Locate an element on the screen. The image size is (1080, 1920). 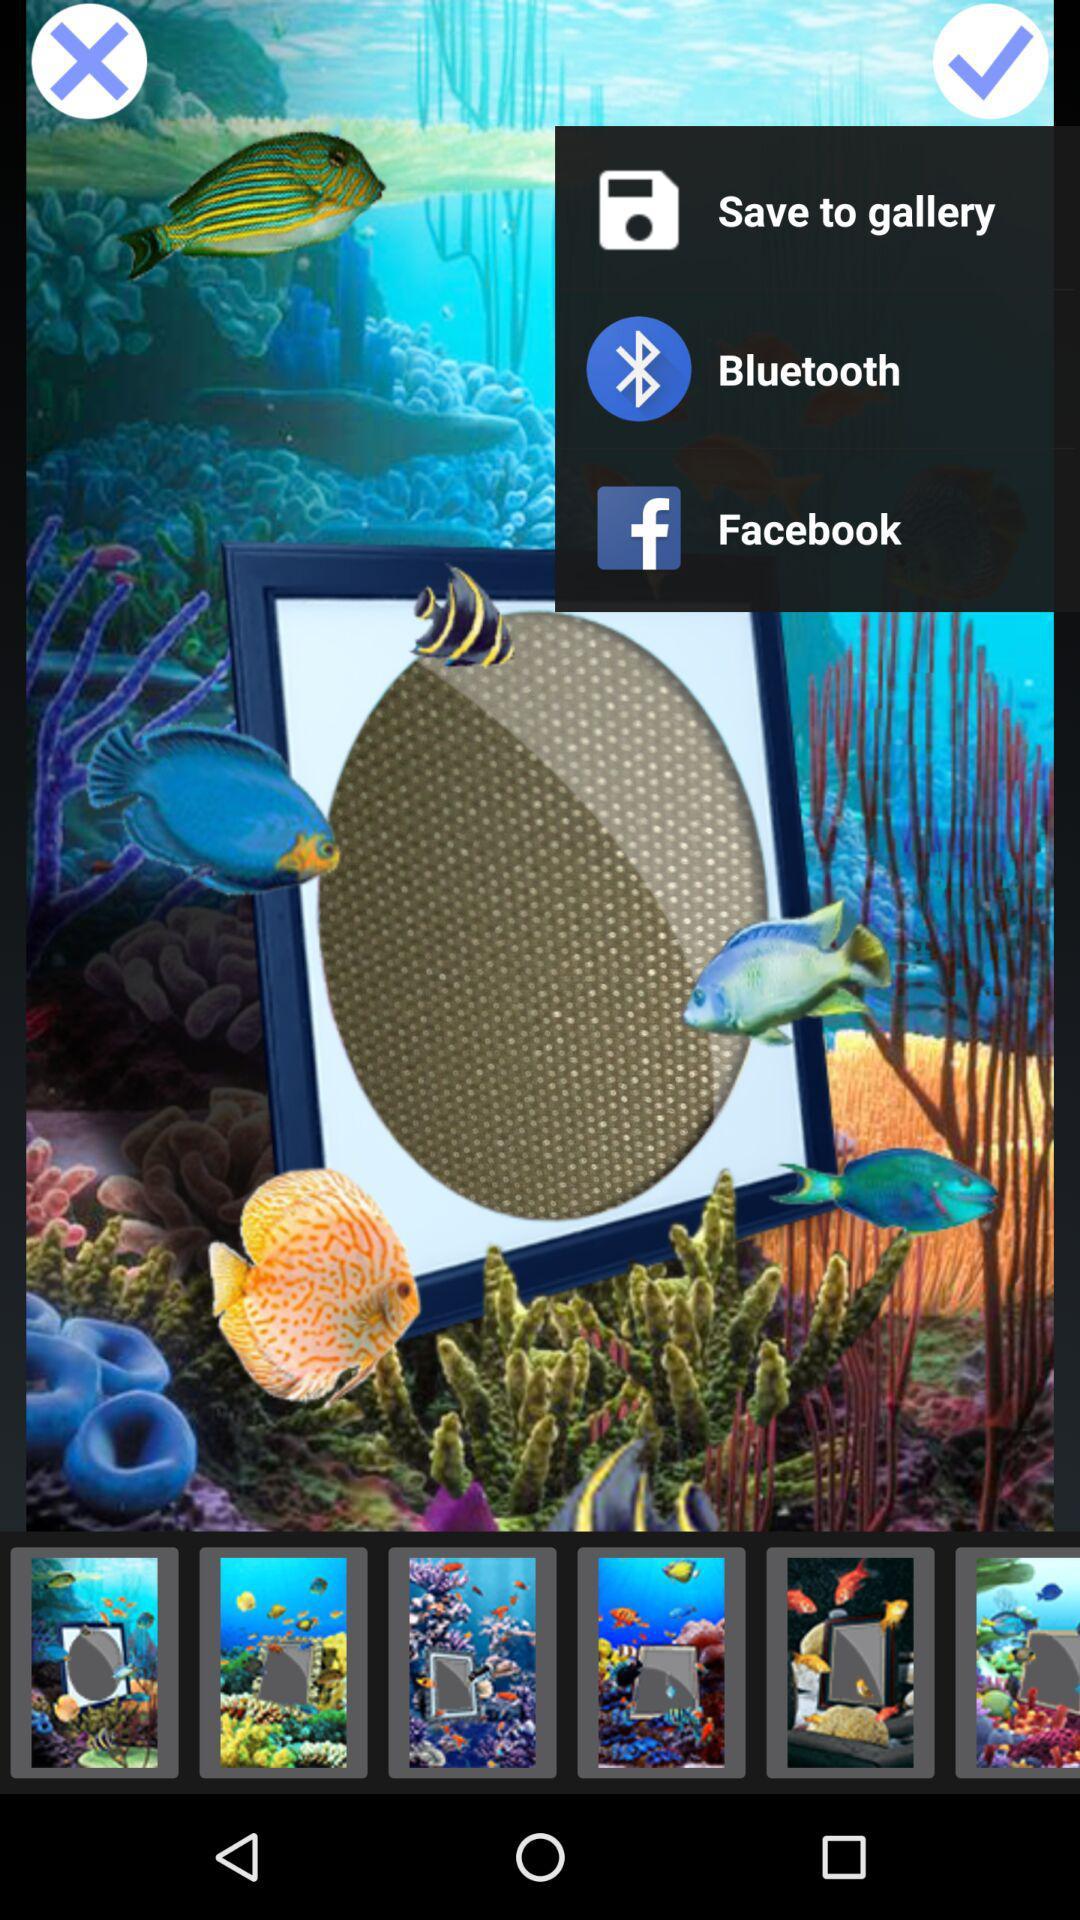
choose selection is located at coordinates (472, 1662).